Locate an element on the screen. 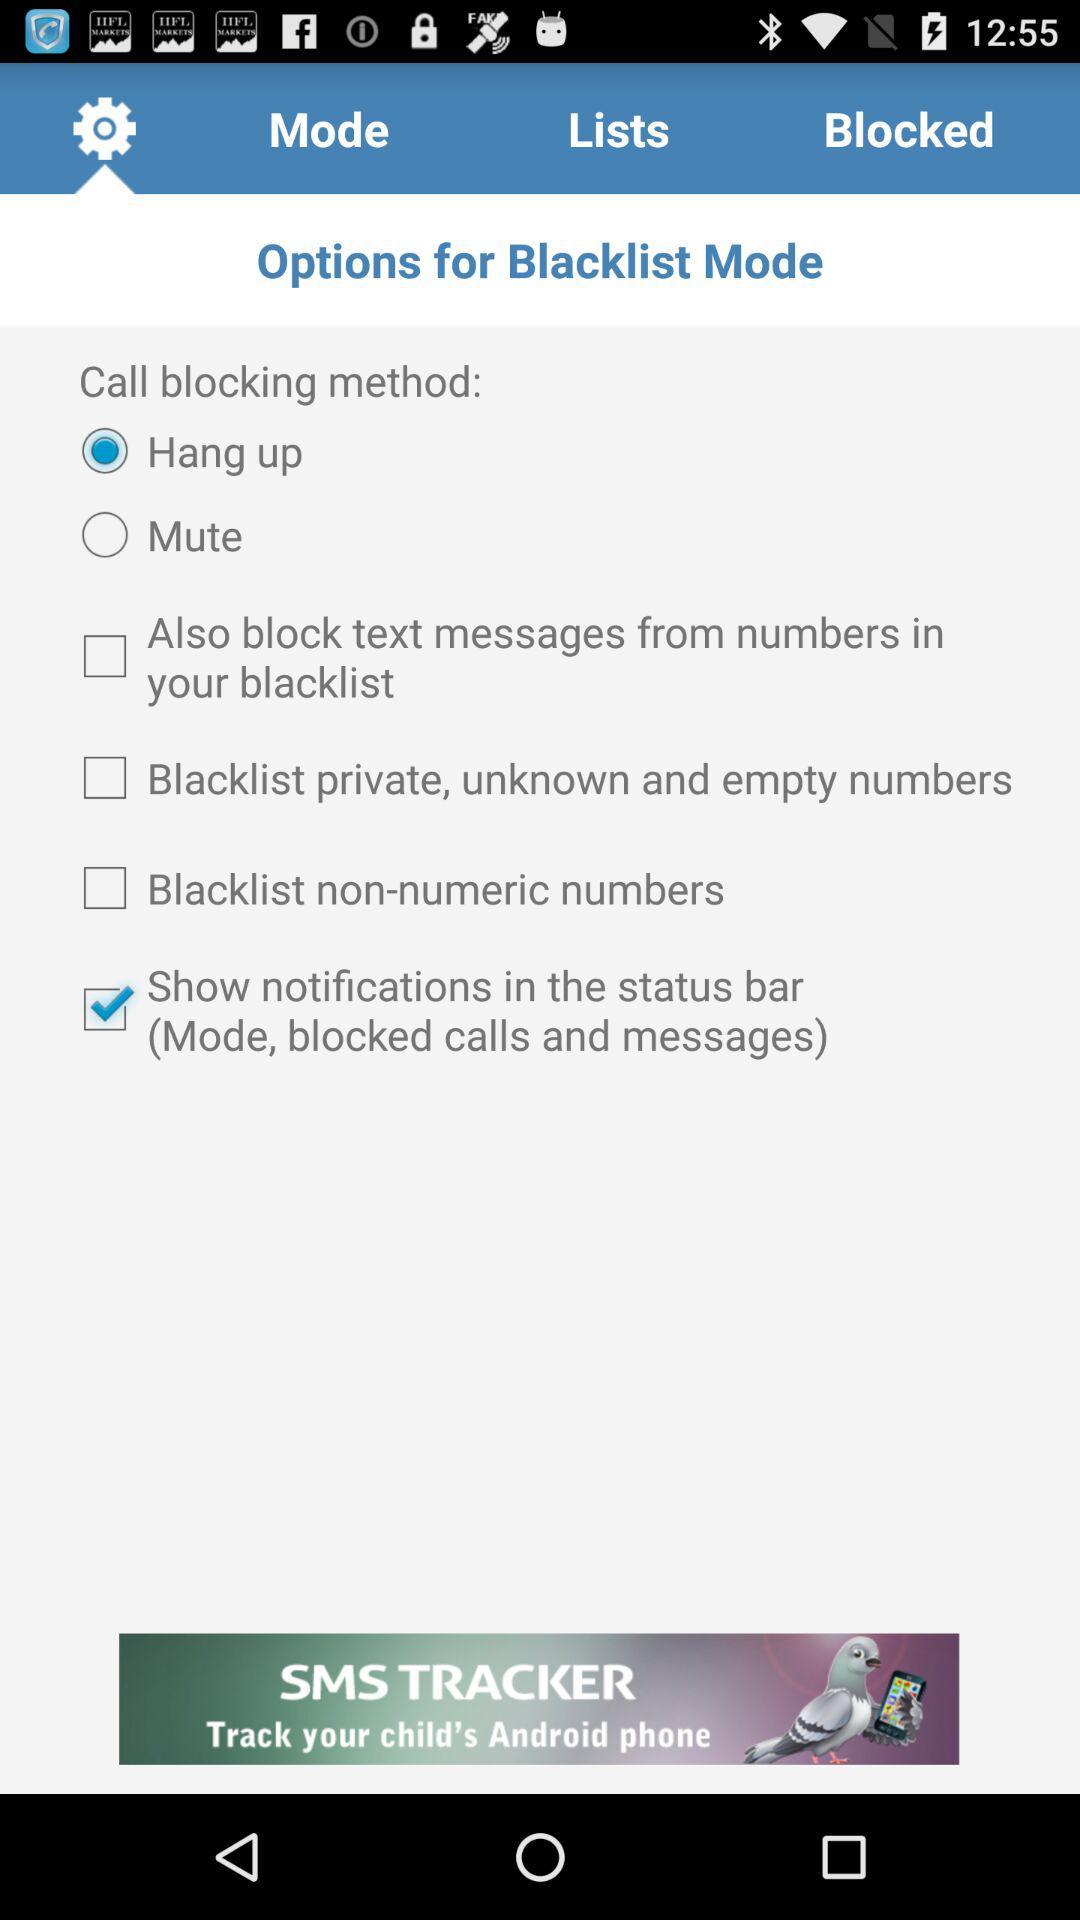  mute radio button is located at coordinates (152, 534).